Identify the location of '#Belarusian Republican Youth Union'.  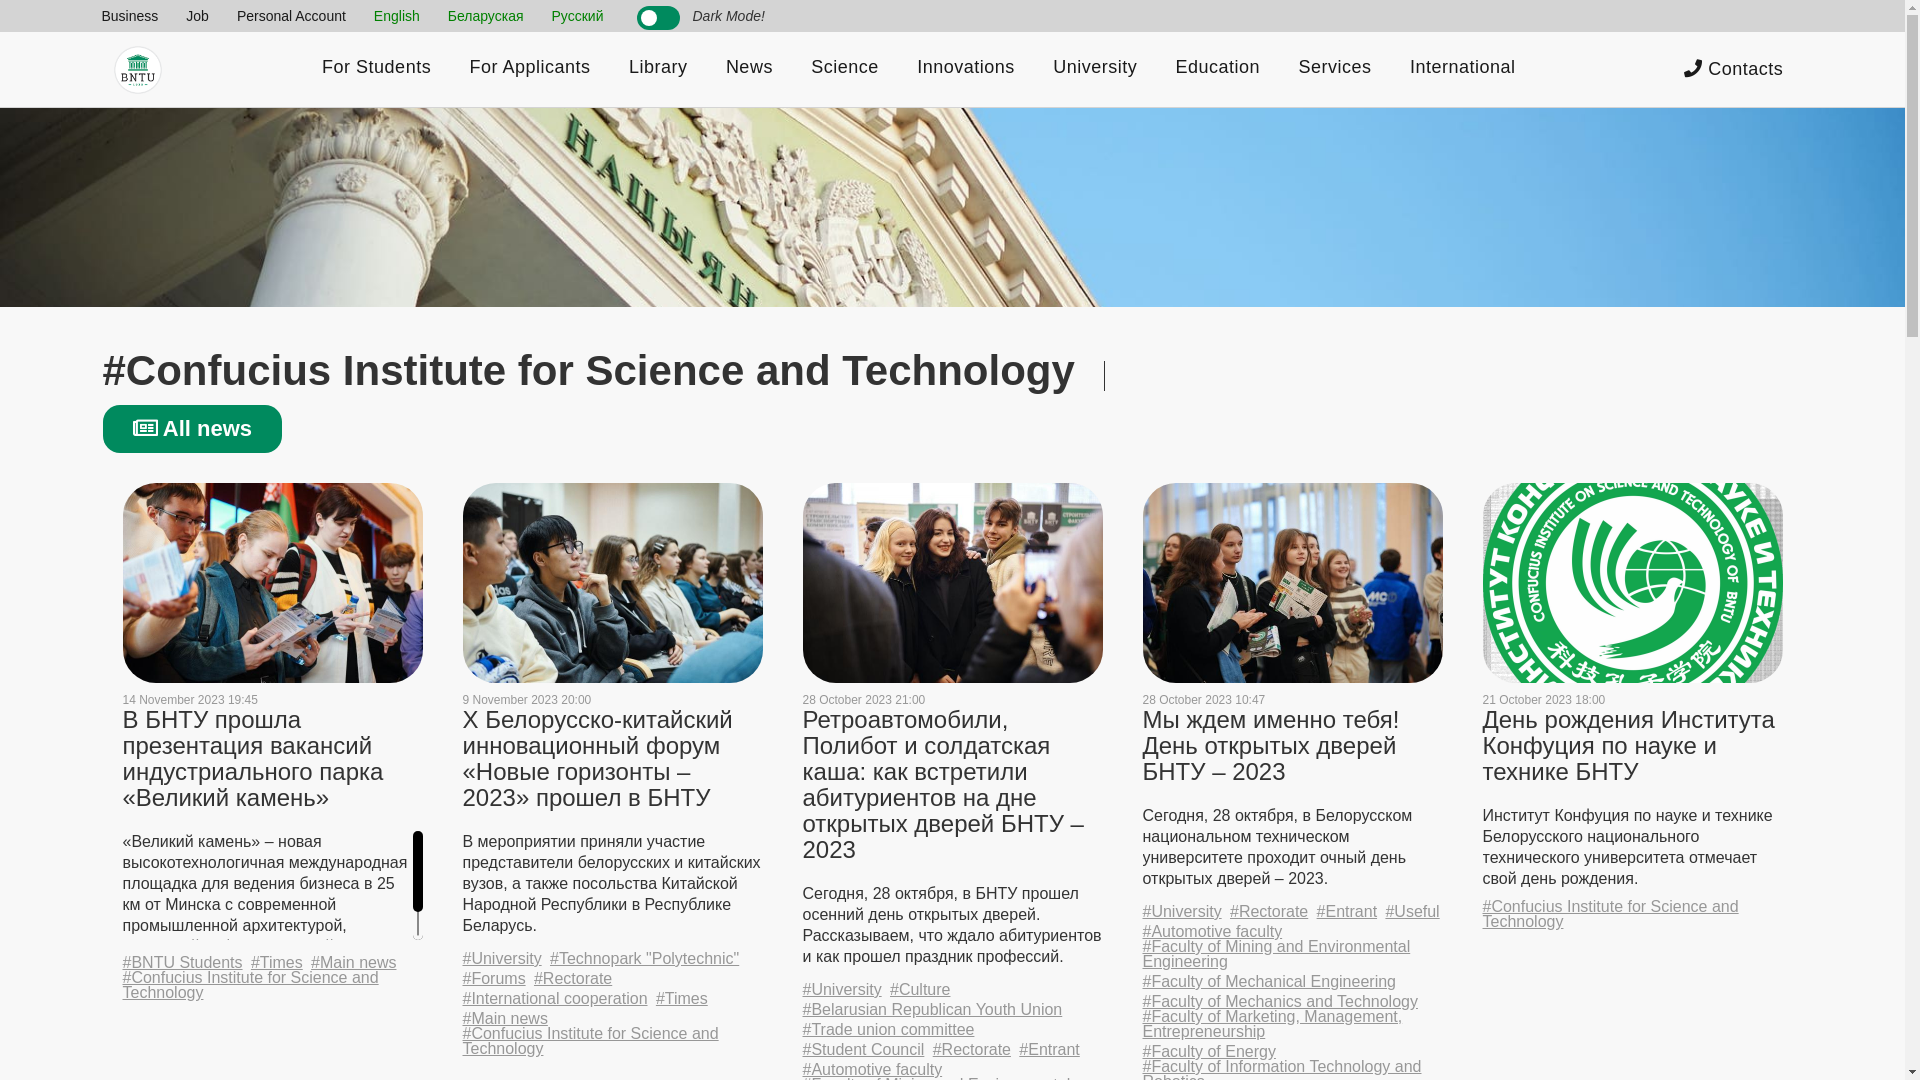
(930, 1009).